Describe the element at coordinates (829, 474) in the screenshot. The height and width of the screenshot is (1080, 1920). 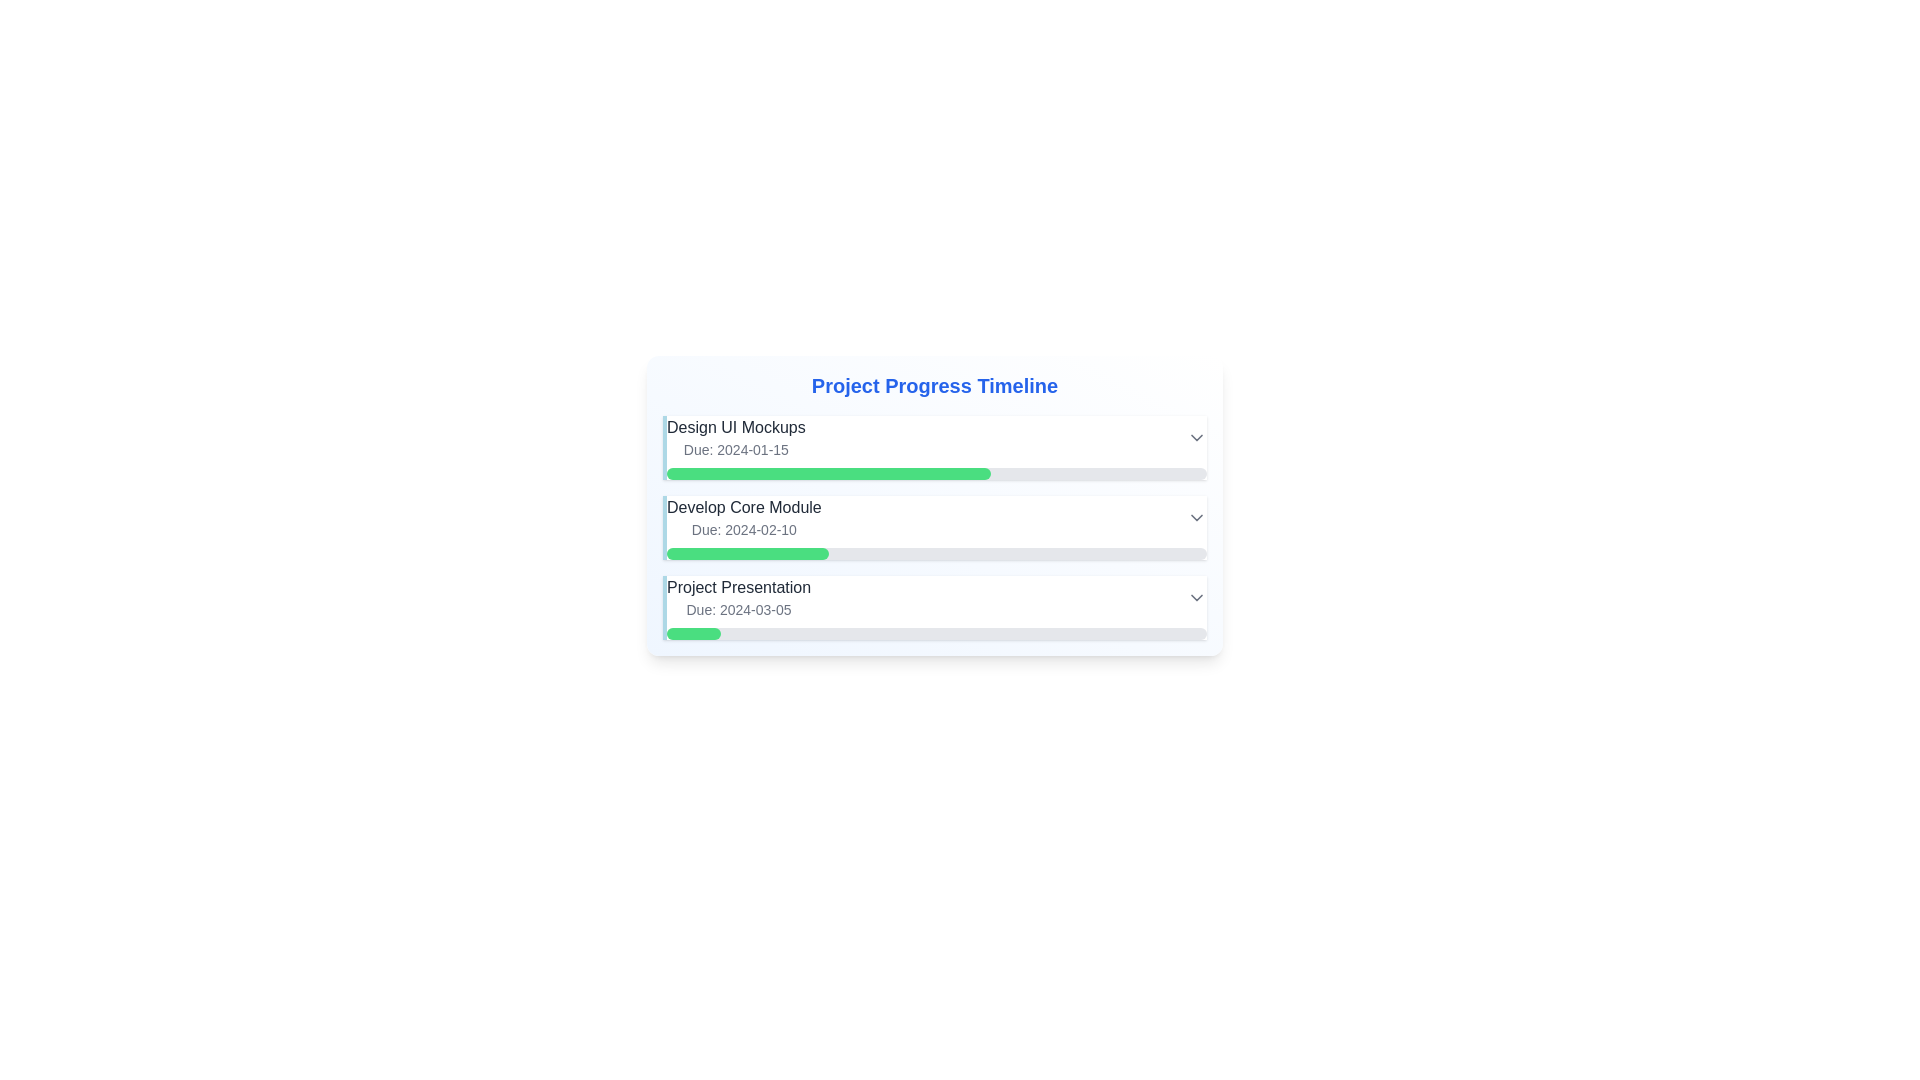
I see `the green progress bar that is filled to approximately 60% and located under the 'Design UI Mockups' section` at that location.